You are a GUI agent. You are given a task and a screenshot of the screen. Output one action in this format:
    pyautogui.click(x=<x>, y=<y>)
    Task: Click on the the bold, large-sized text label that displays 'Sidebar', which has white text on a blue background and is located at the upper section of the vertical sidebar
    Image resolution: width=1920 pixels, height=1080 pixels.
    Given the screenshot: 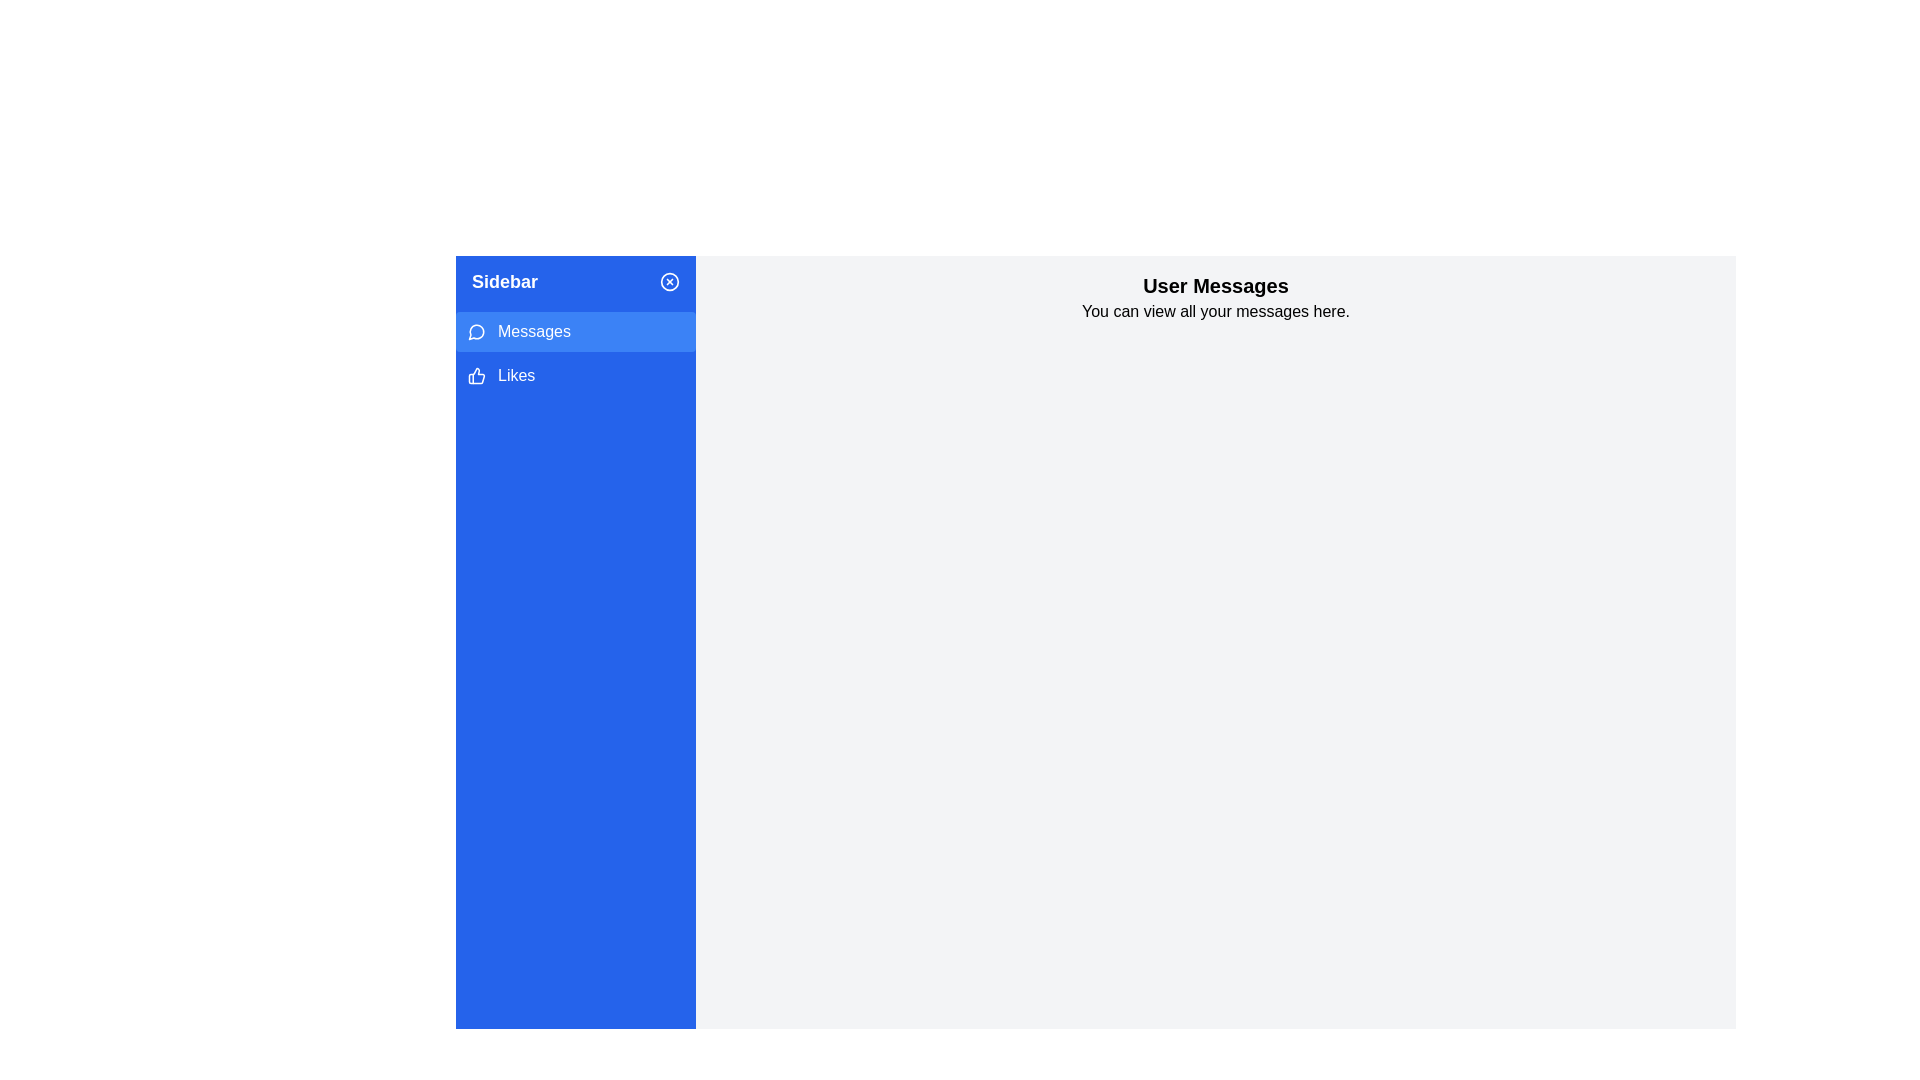 What is the action you would take?
    pyautogui.click(x=504, y=281)
    